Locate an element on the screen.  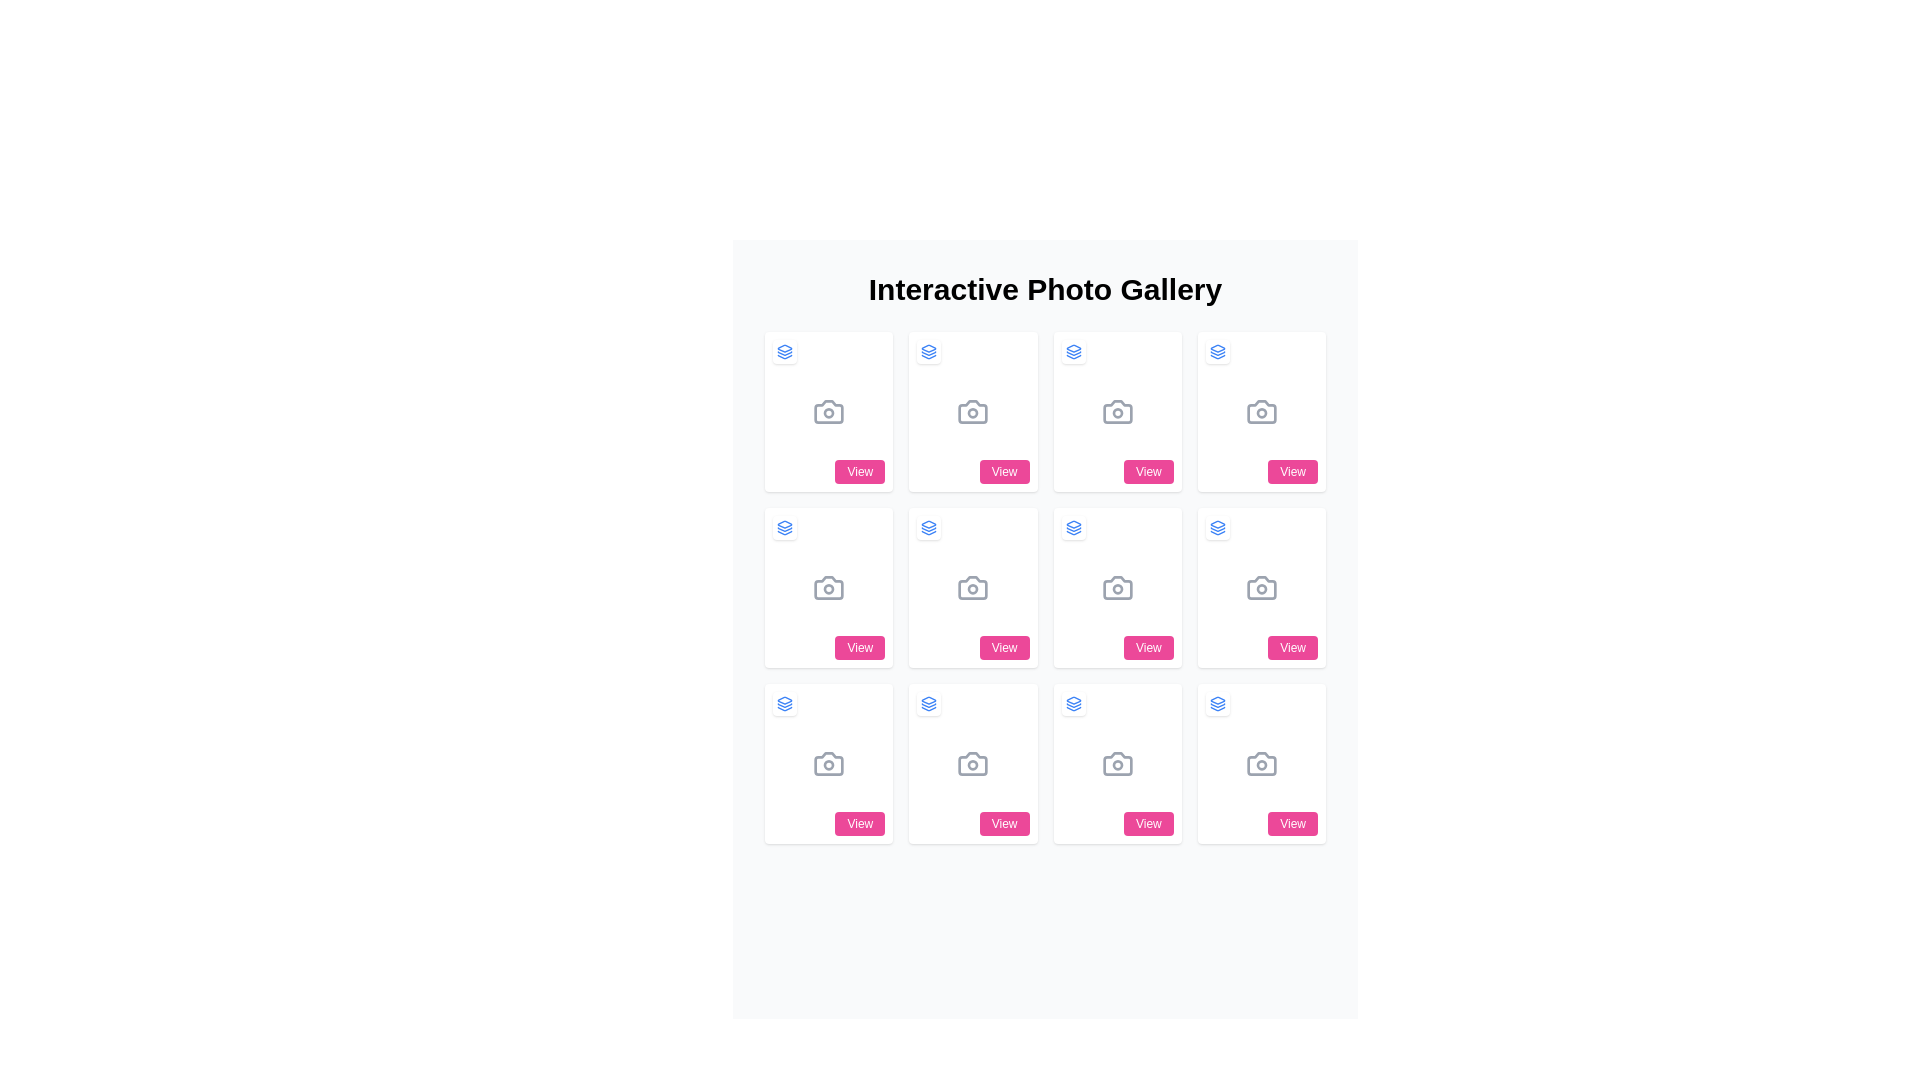
the photo or camera-related feature icon located in the lower-right section of the bottom-center card of the gallery is located at coordinates (1116, 763).